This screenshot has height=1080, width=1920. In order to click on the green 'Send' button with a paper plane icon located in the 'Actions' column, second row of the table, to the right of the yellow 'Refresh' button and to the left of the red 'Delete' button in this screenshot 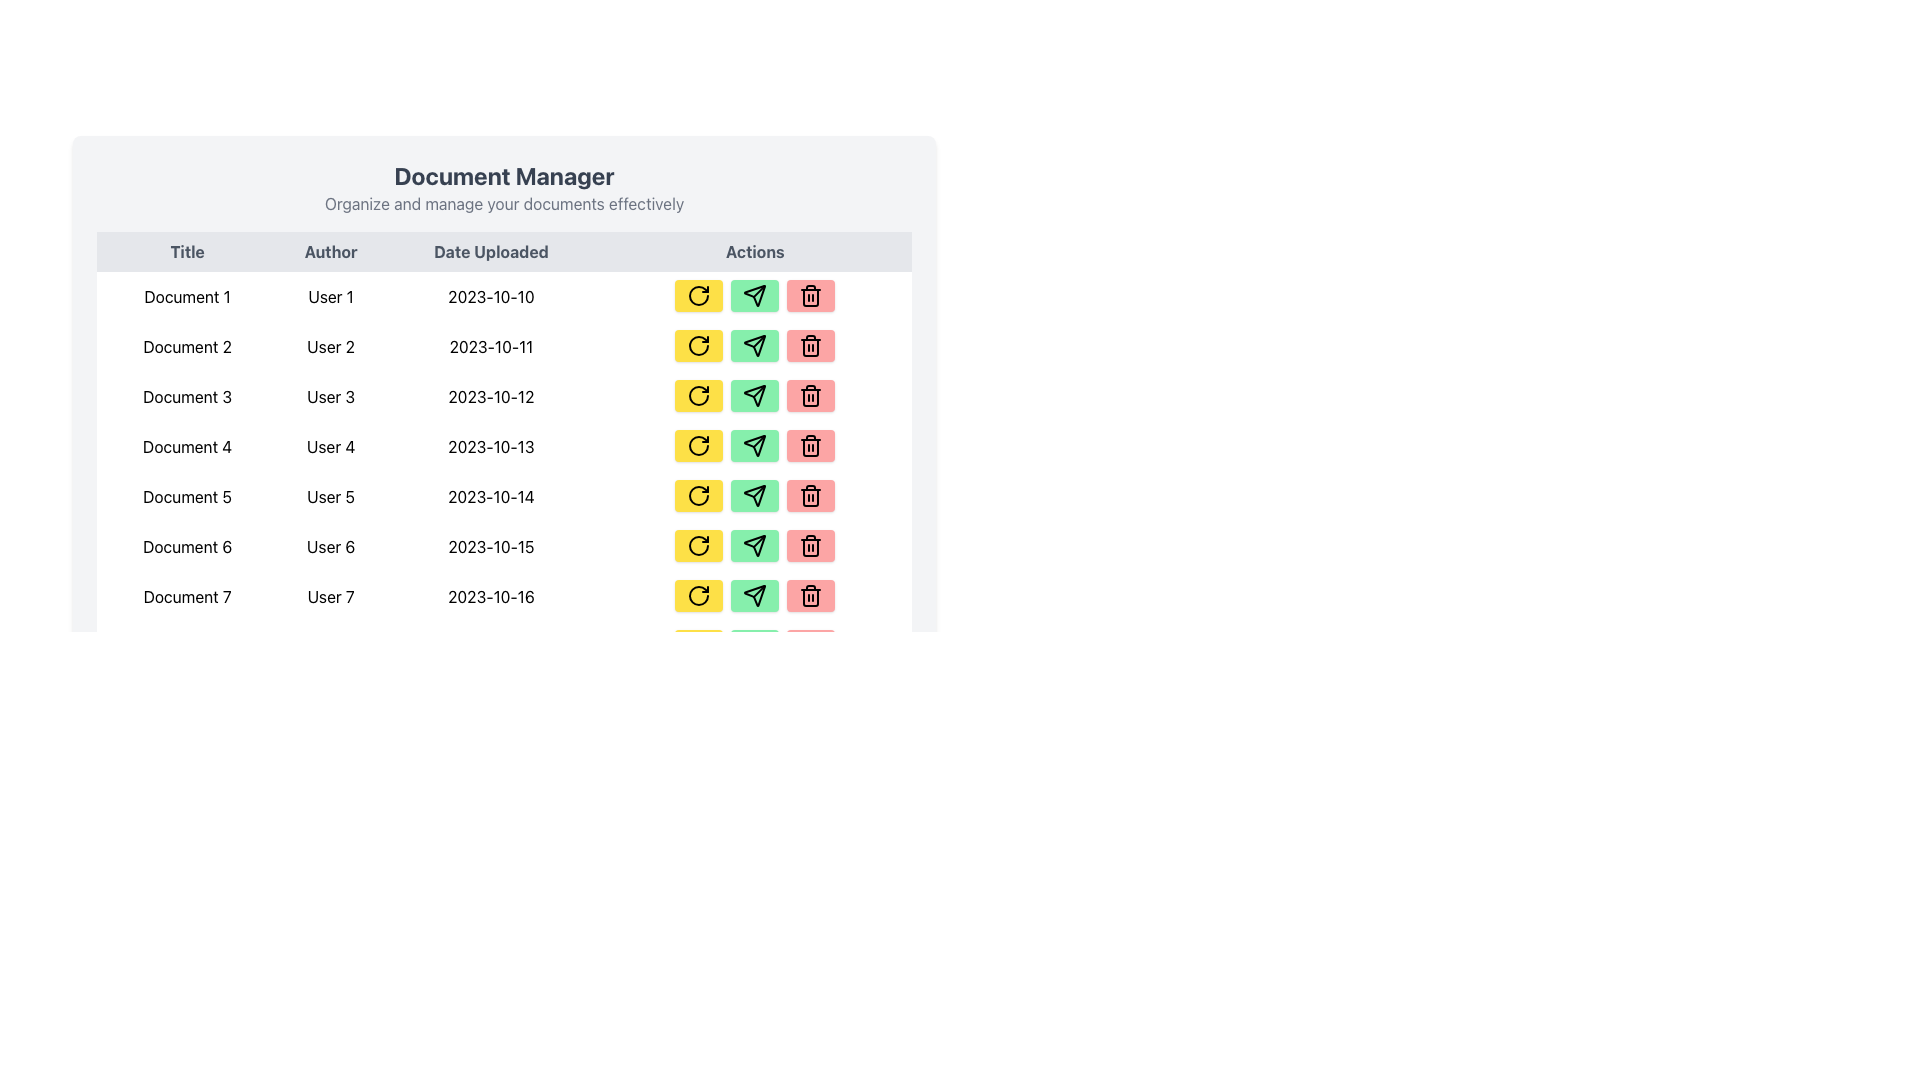, I will do `click(754, 346)`.